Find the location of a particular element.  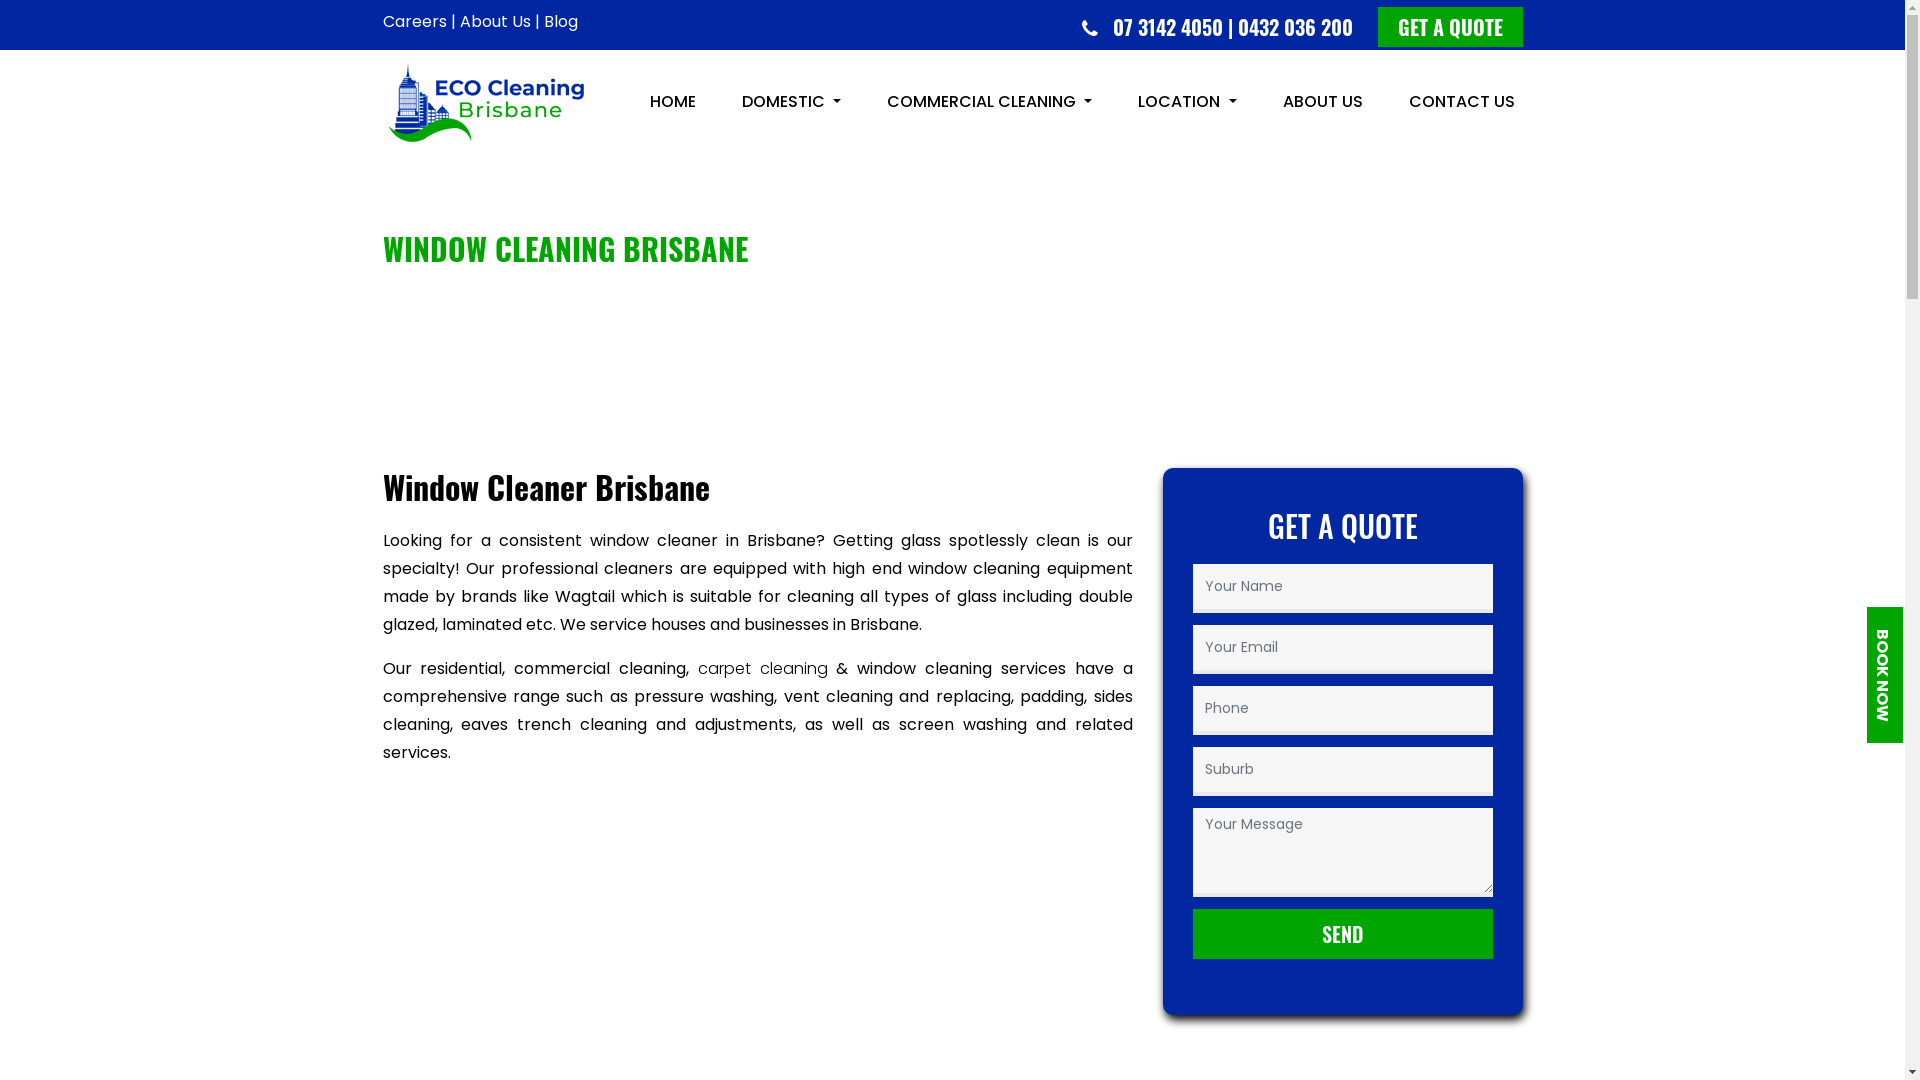

'Blog' is located at coordinates (560, 21).